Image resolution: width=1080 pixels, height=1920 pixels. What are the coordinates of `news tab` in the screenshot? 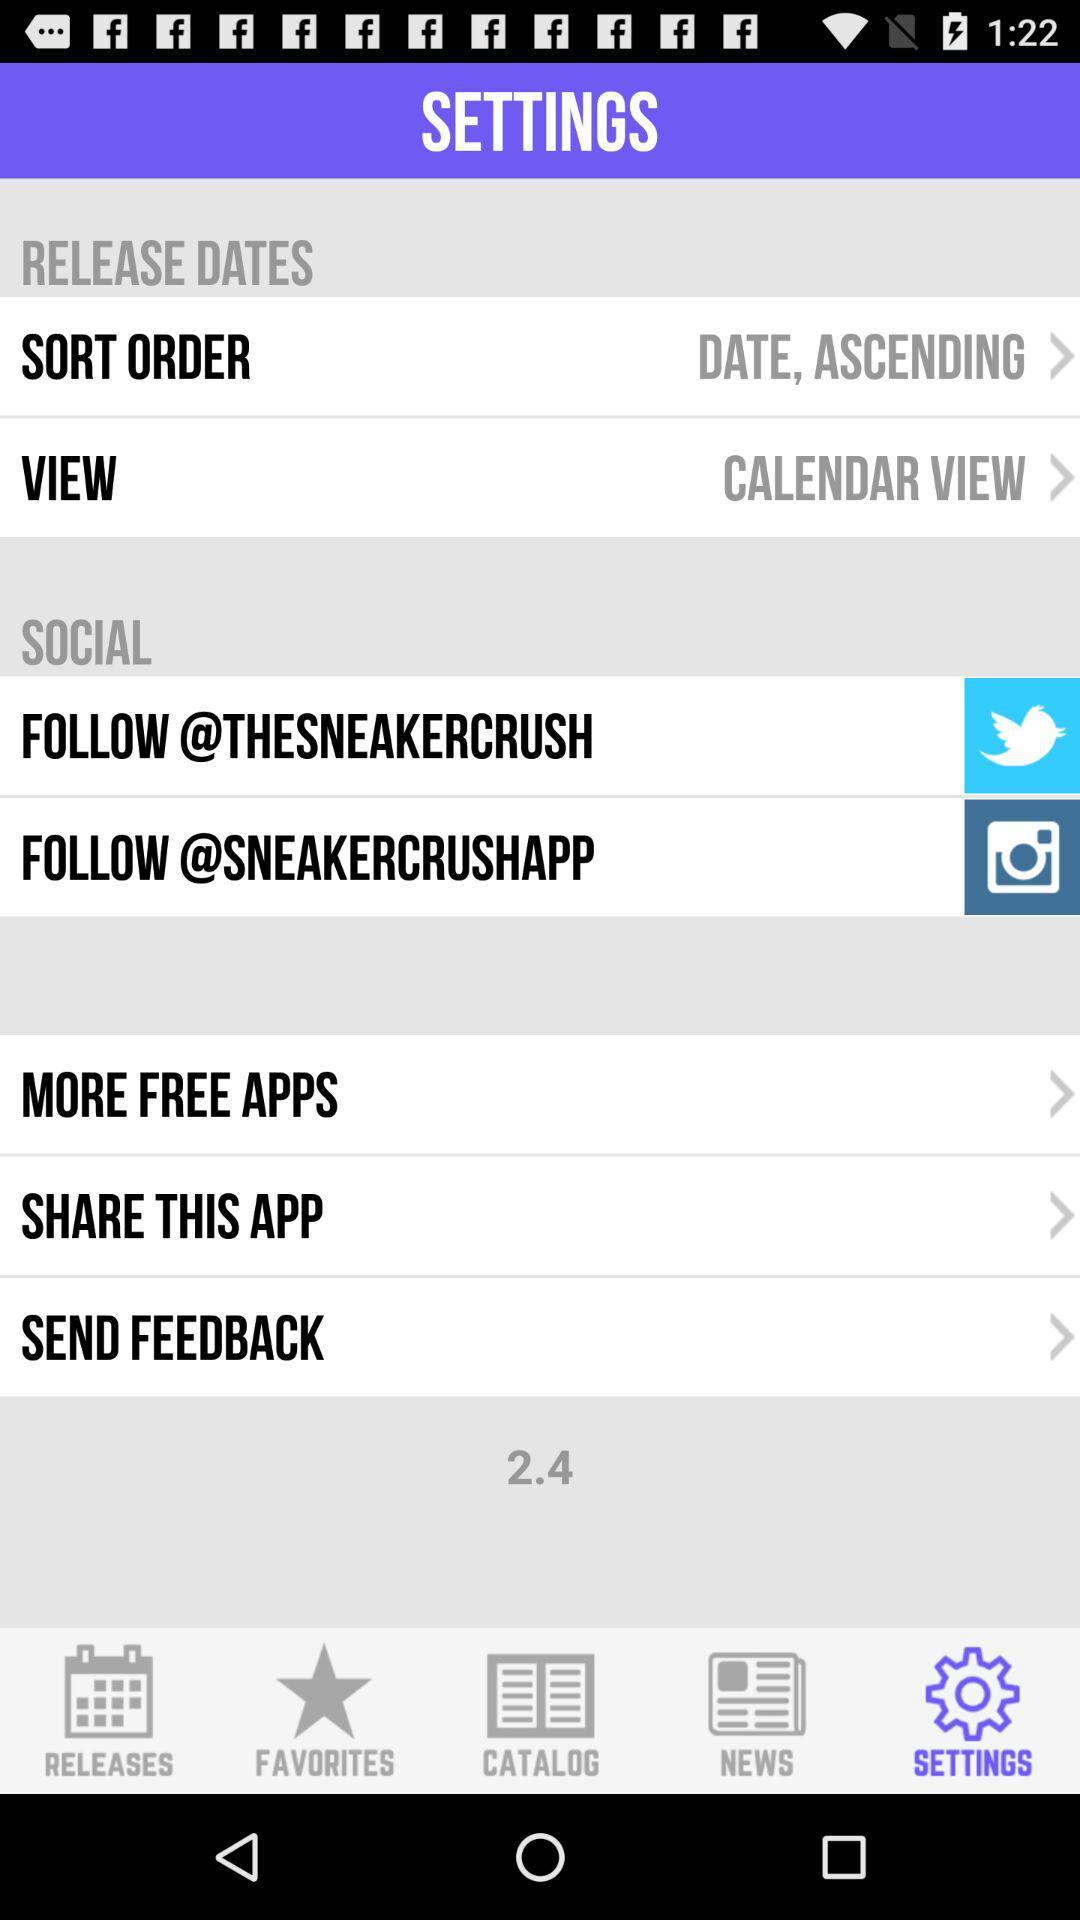 It's located at (756, 1710).